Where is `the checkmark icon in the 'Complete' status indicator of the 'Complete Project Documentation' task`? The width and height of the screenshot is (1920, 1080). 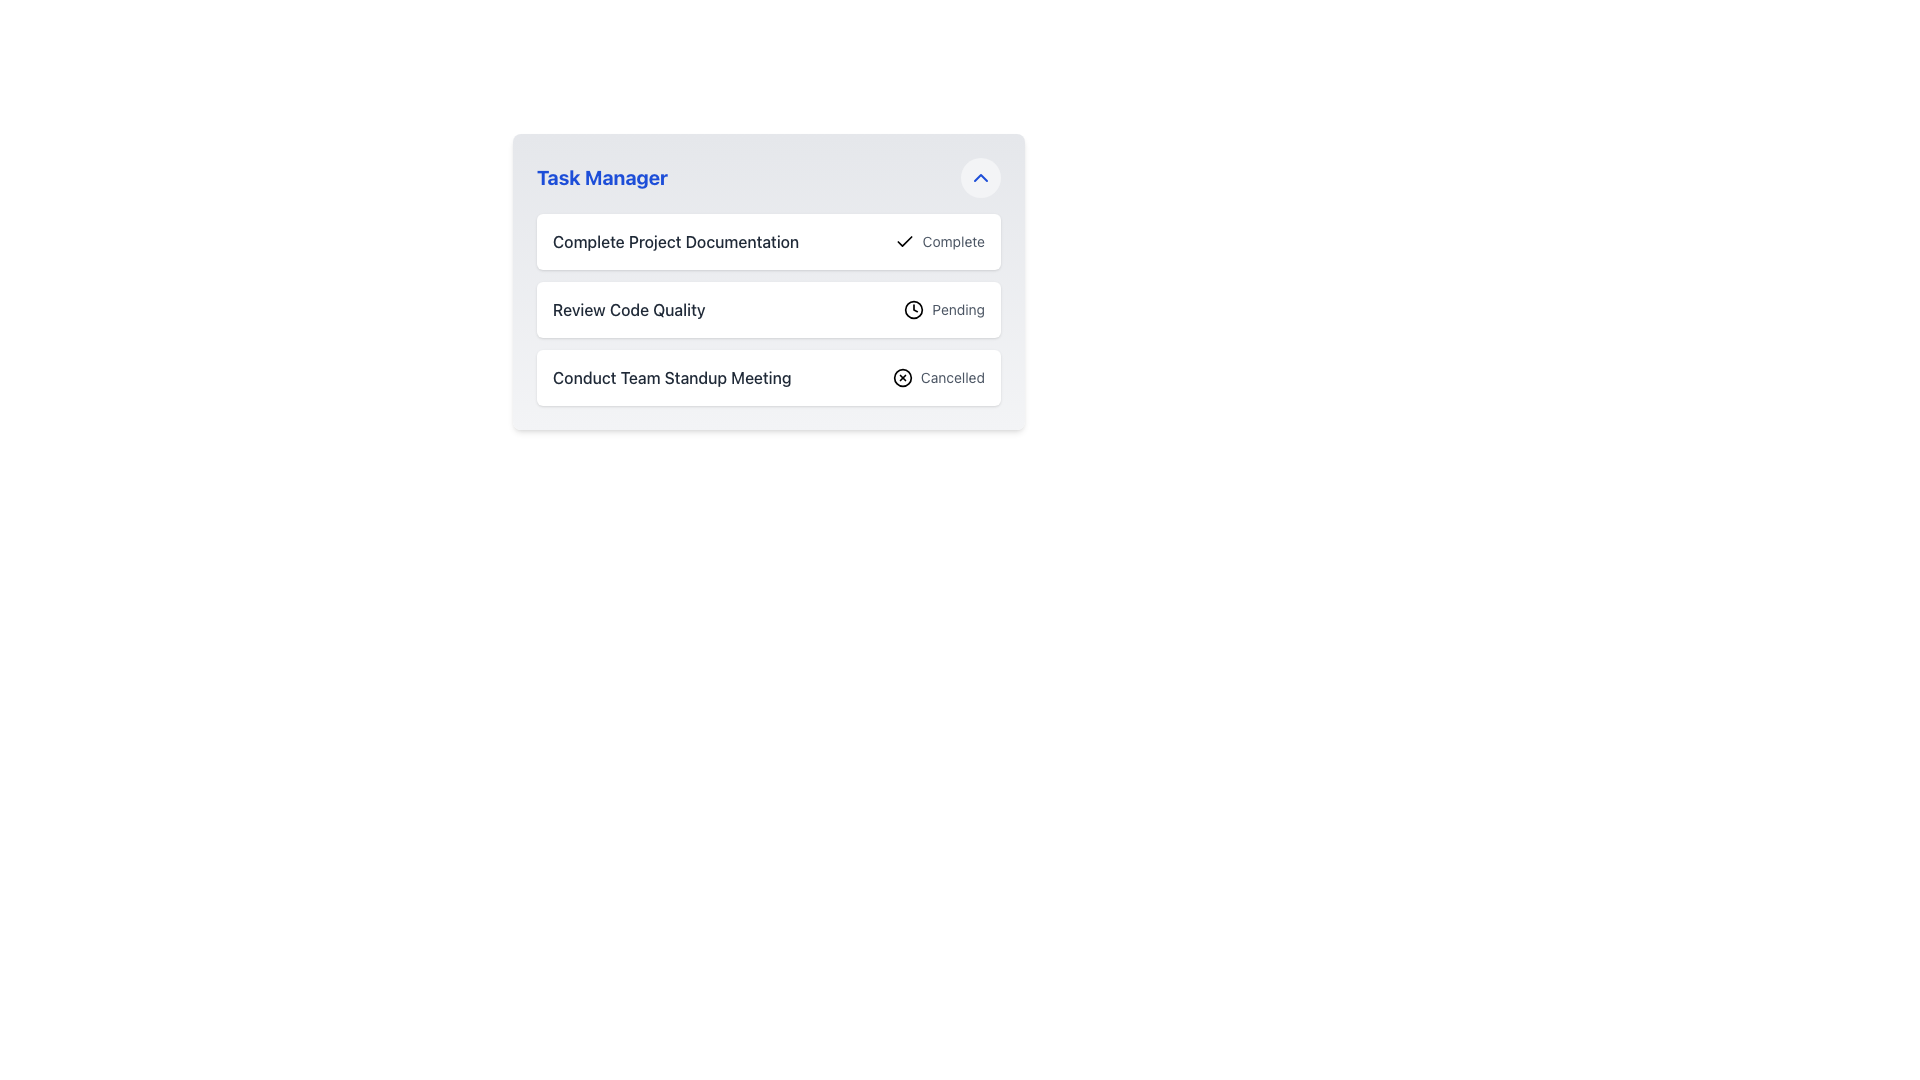 the checkmark icon in the 'Complete' status indicator of the 'Complete Project Documentation' task is located at coordinates (903, 240).